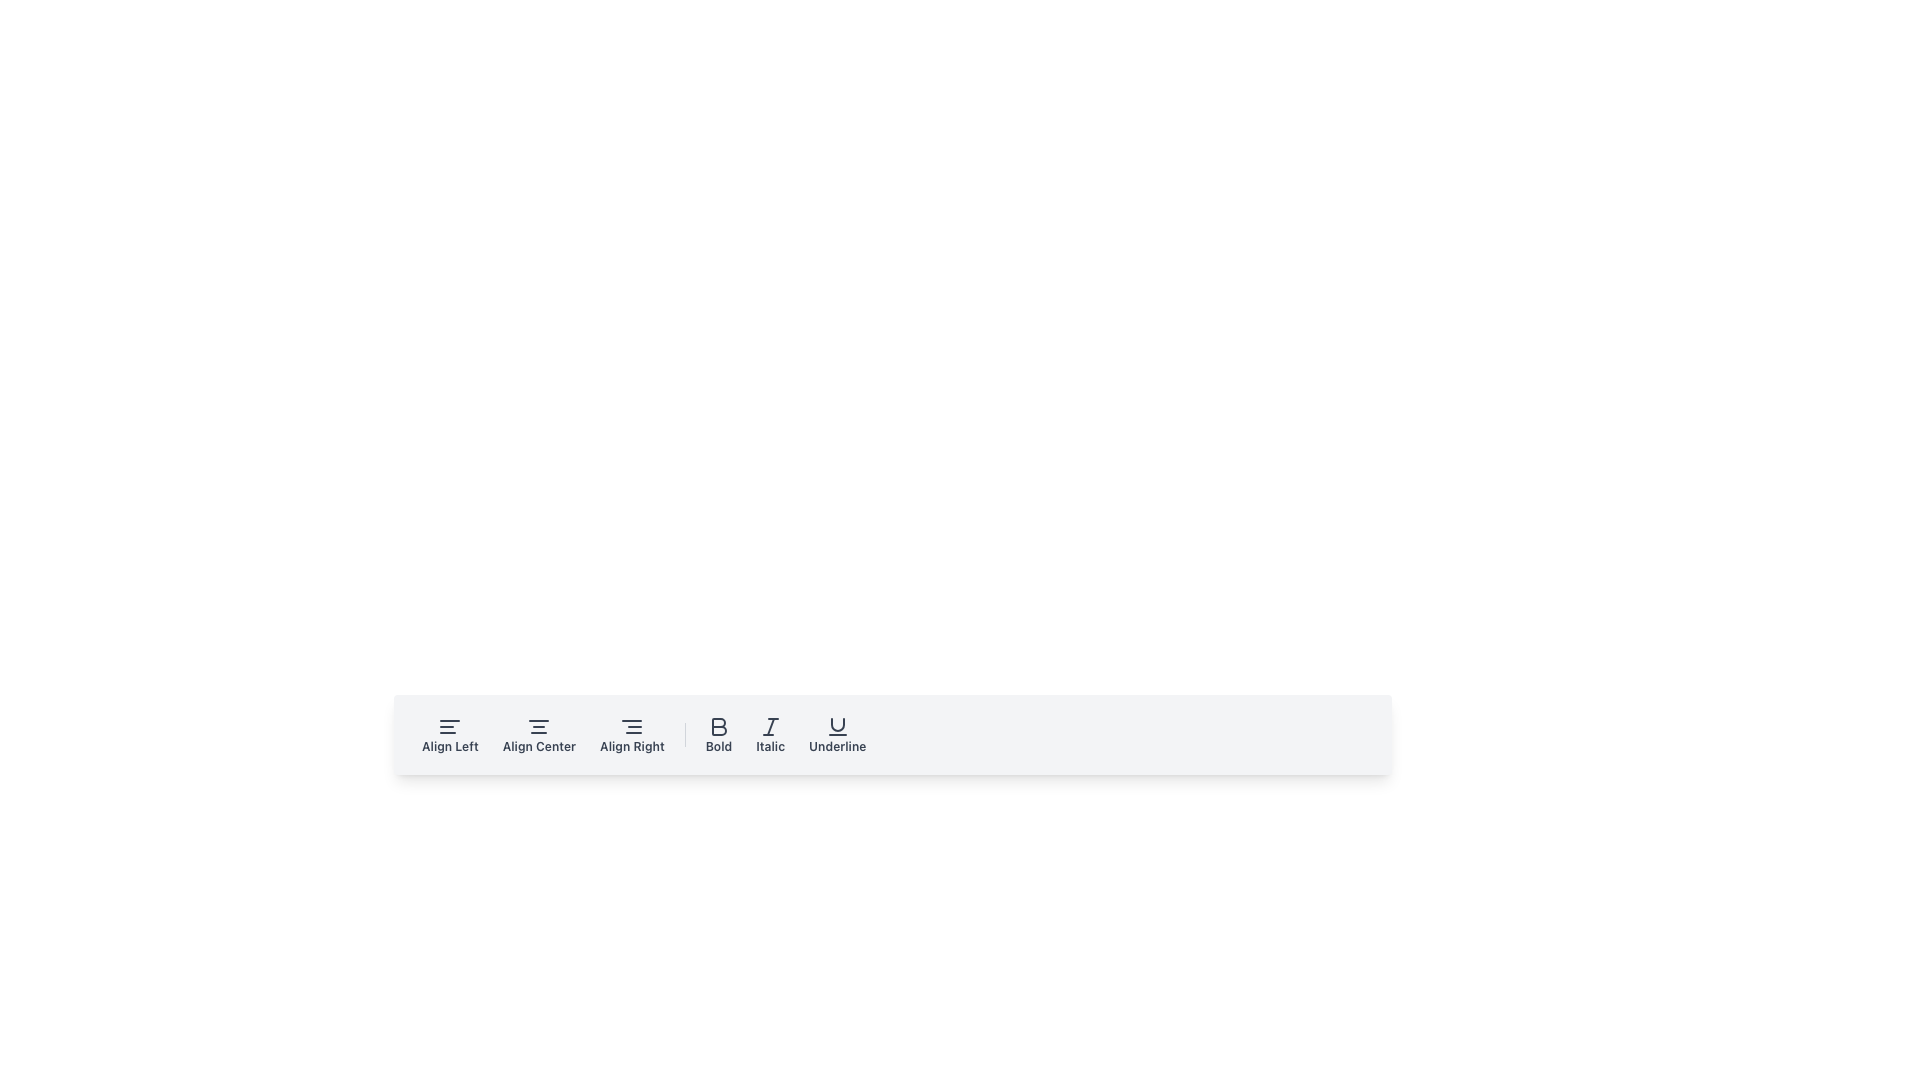 This screenshot has width=1920, height=1080. What do you see at coordinates (449, 735) in the screenshot?
I see `the text alignment button positioned as the first option in the formatting tools` at bounding box center [449, 735].